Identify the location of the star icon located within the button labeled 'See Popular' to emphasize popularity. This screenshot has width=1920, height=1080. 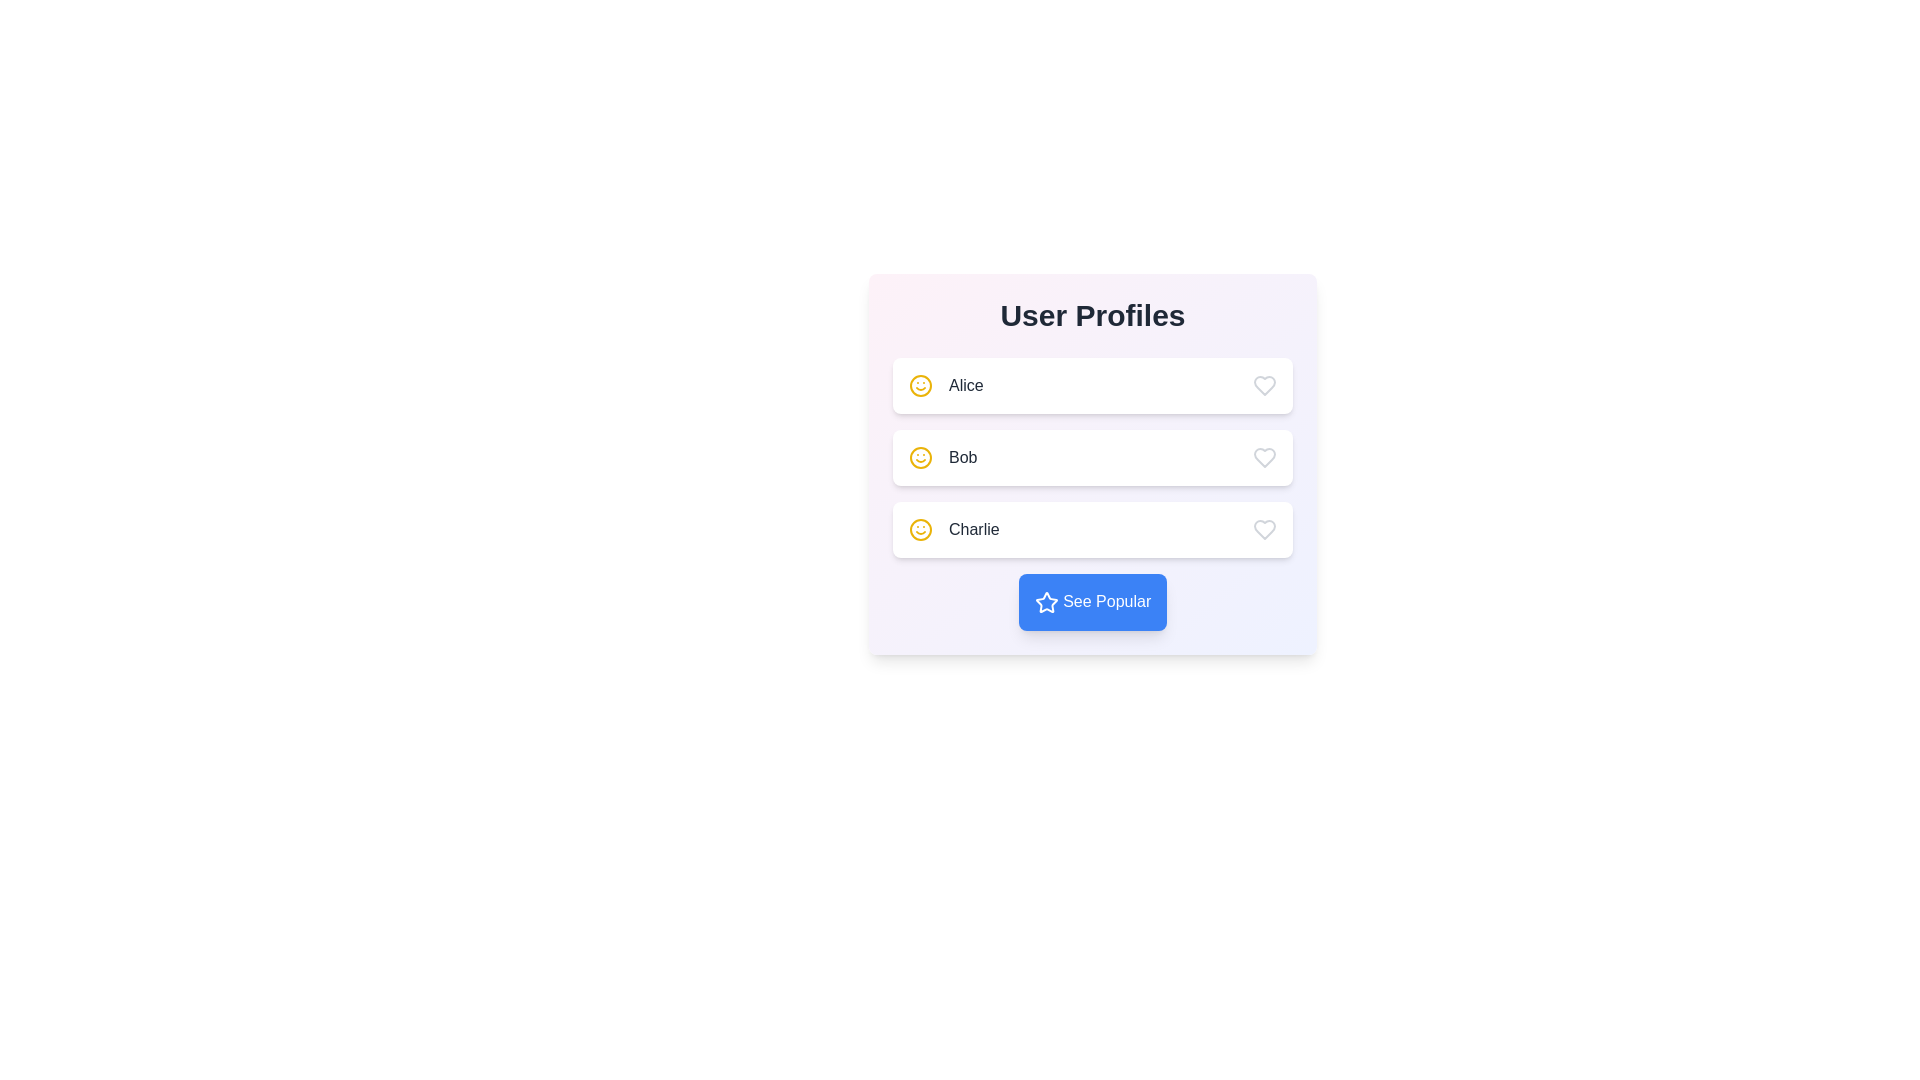
(1045, 601).